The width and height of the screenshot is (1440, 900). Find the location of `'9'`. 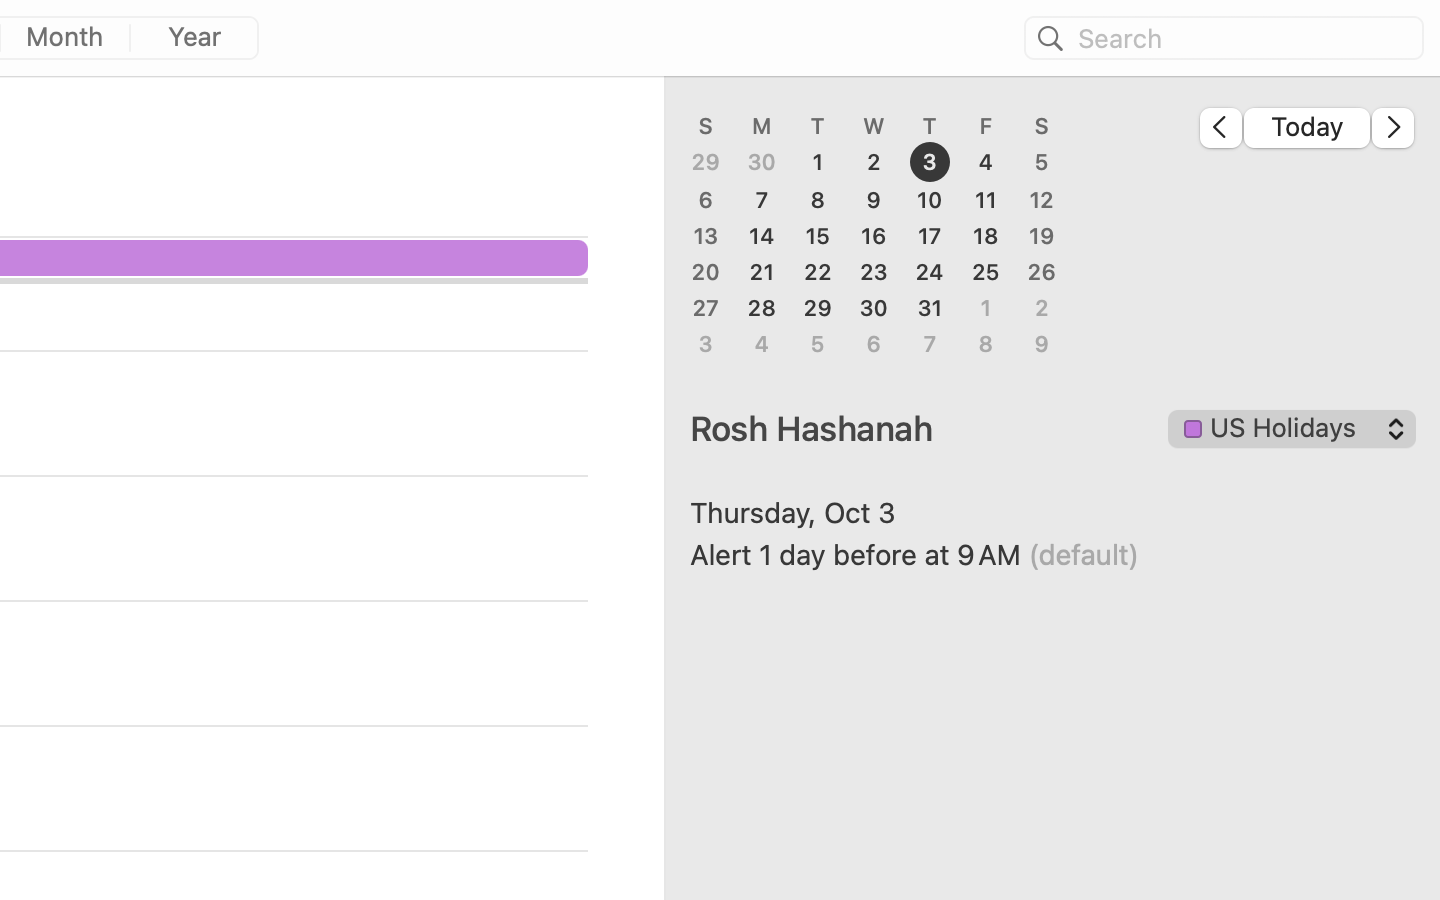

'9' is located at coordinates (872, 199).